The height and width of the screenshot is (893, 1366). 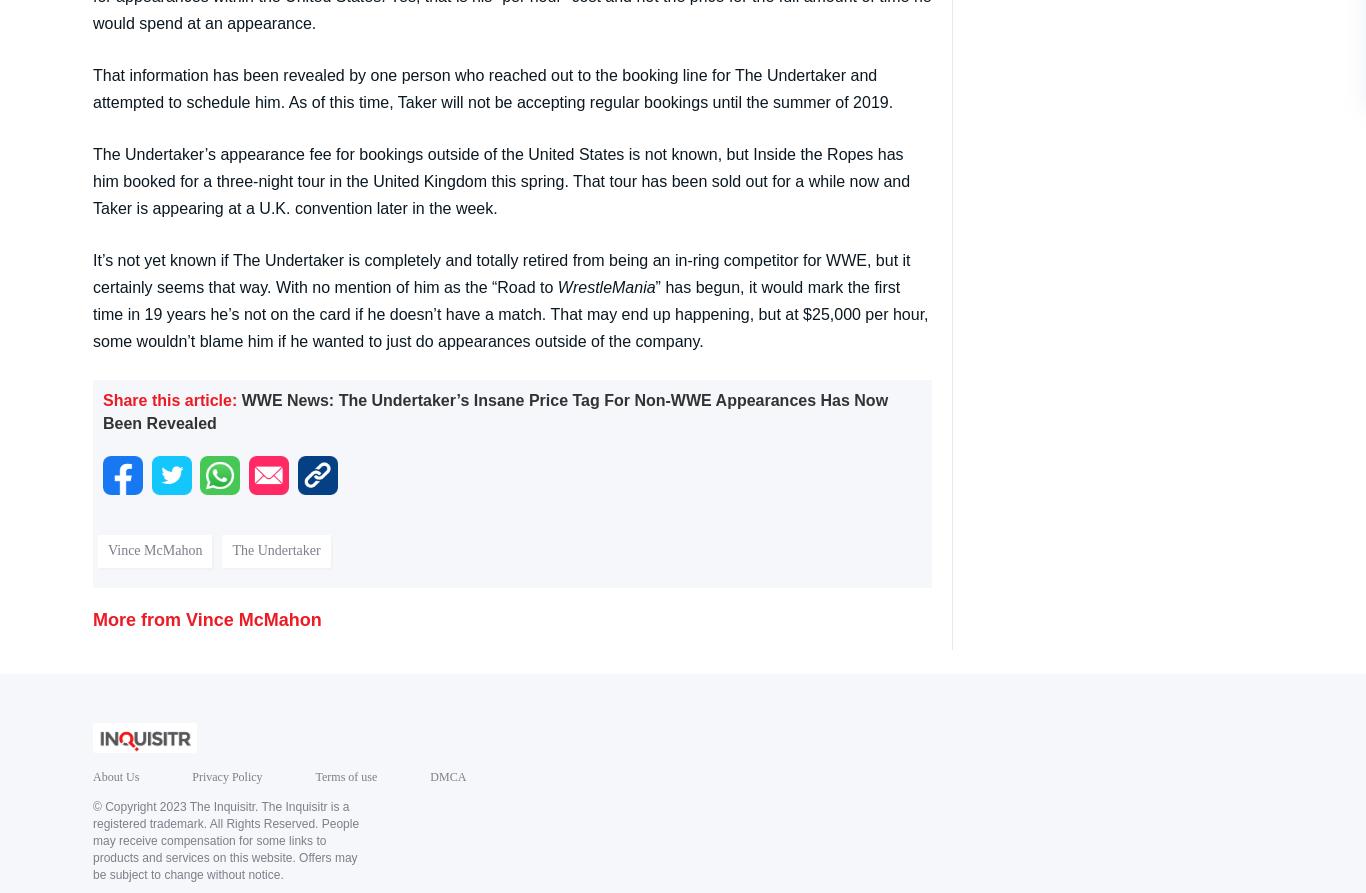 I want to click on 'Terms of use', so click(x=345, y=775).